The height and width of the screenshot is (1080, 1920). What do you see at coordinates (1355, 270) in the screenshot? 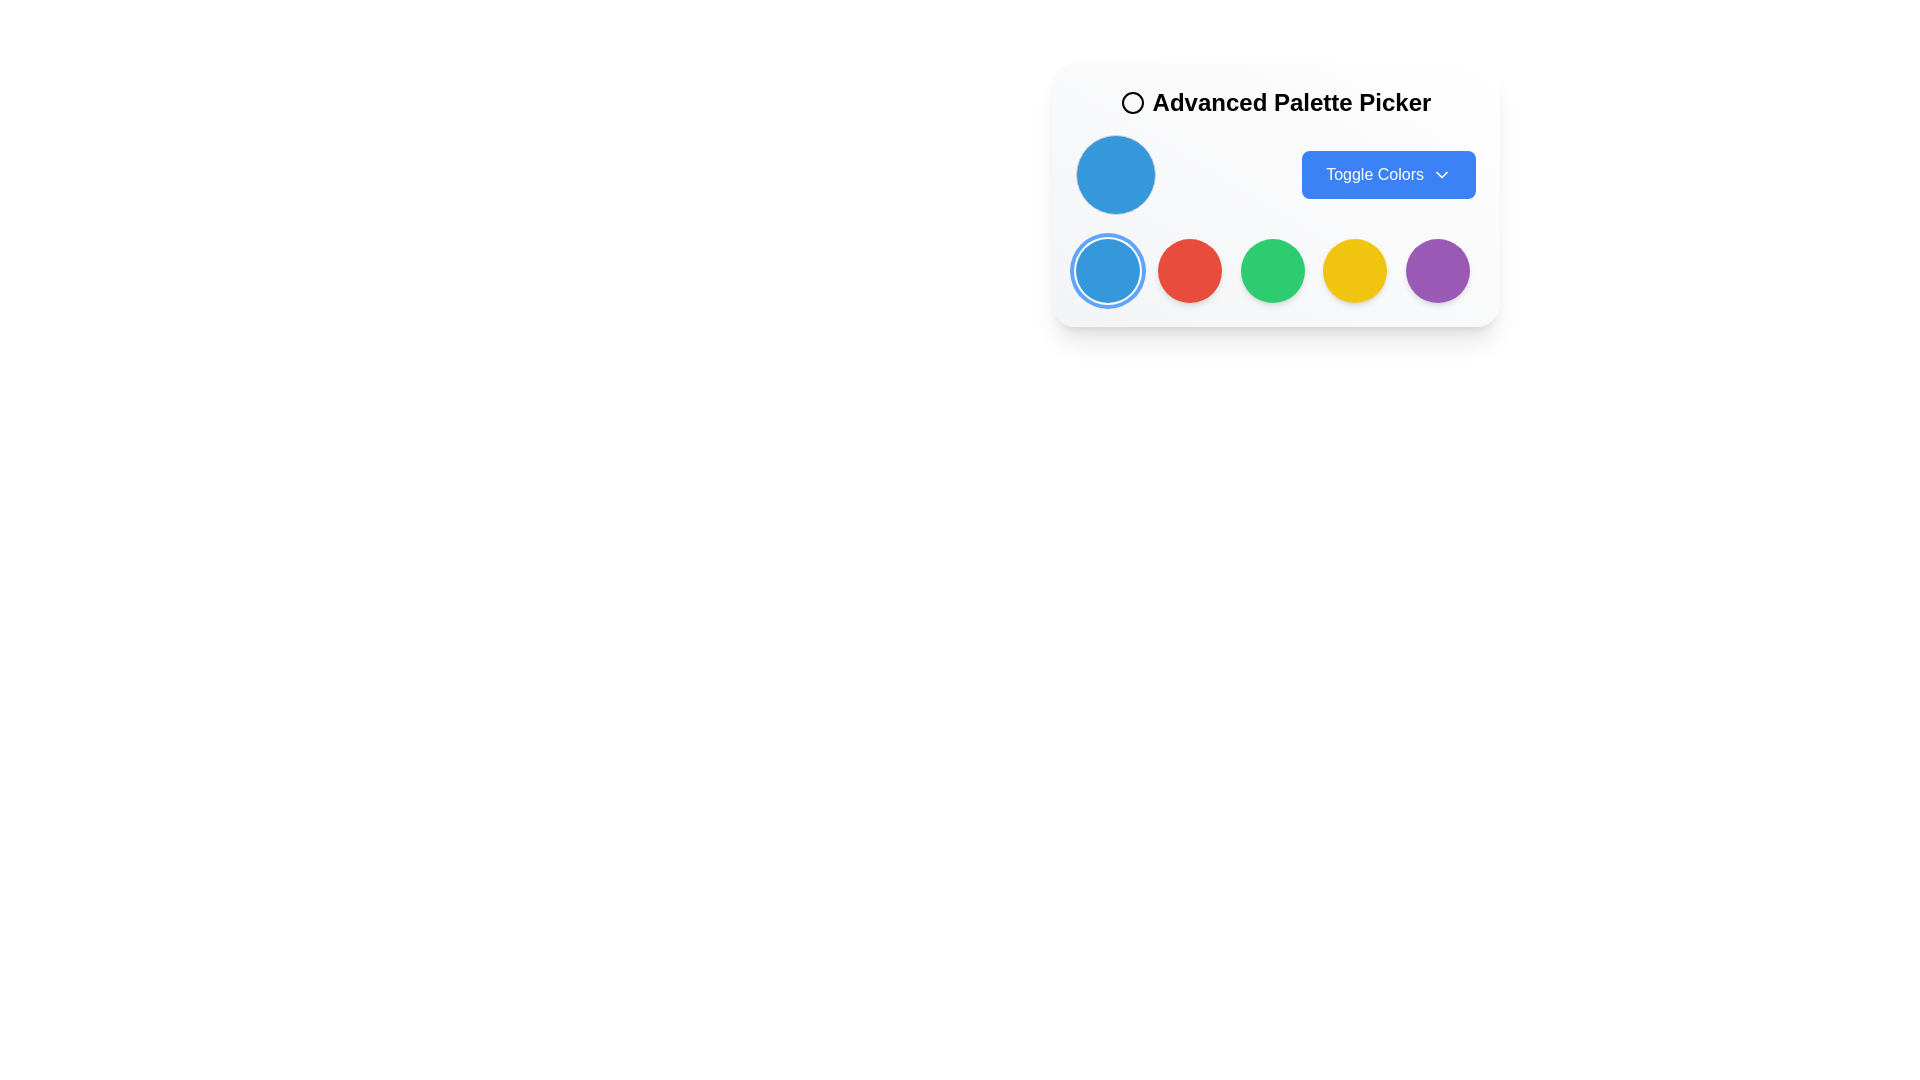
I see `the circular button with a vibrant yellow background, which is the fourth button in a row of circular buttons` at bounding box center [1355, 270].